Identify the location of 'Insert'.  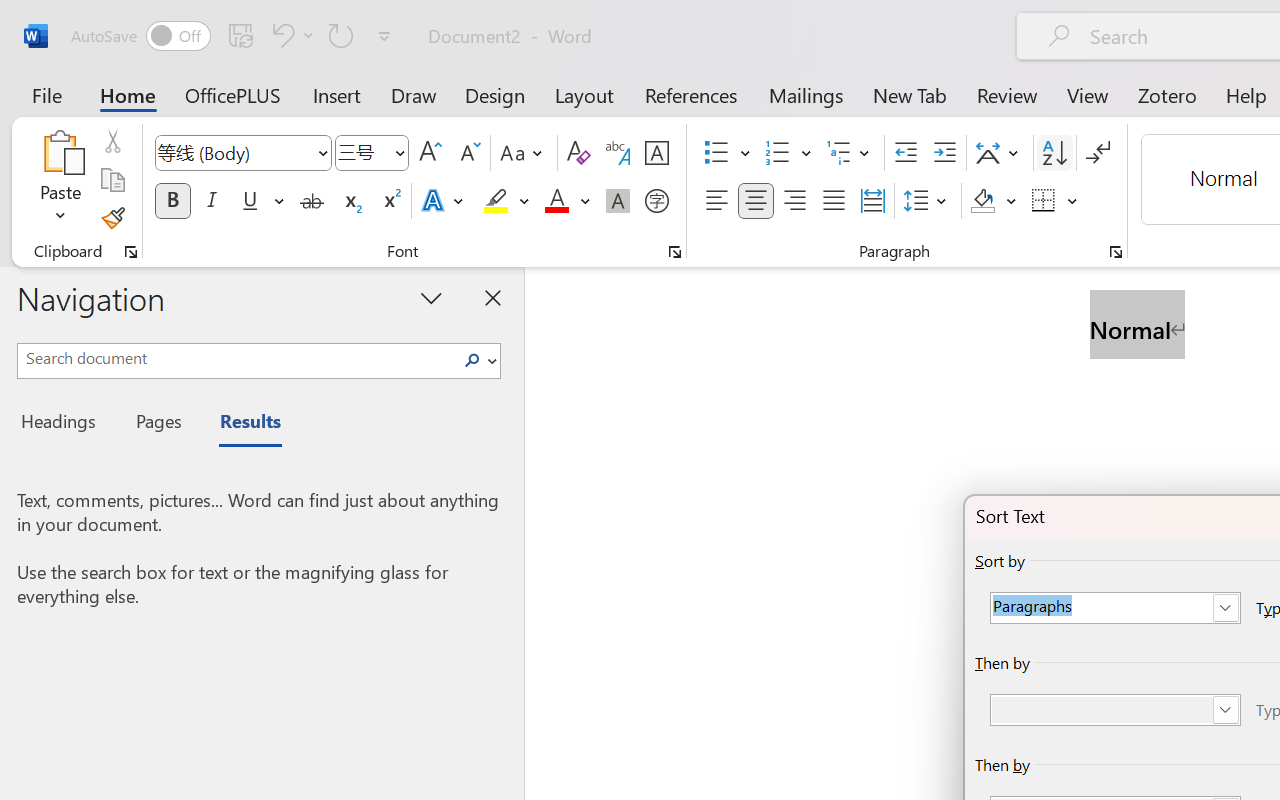
(337, 94).